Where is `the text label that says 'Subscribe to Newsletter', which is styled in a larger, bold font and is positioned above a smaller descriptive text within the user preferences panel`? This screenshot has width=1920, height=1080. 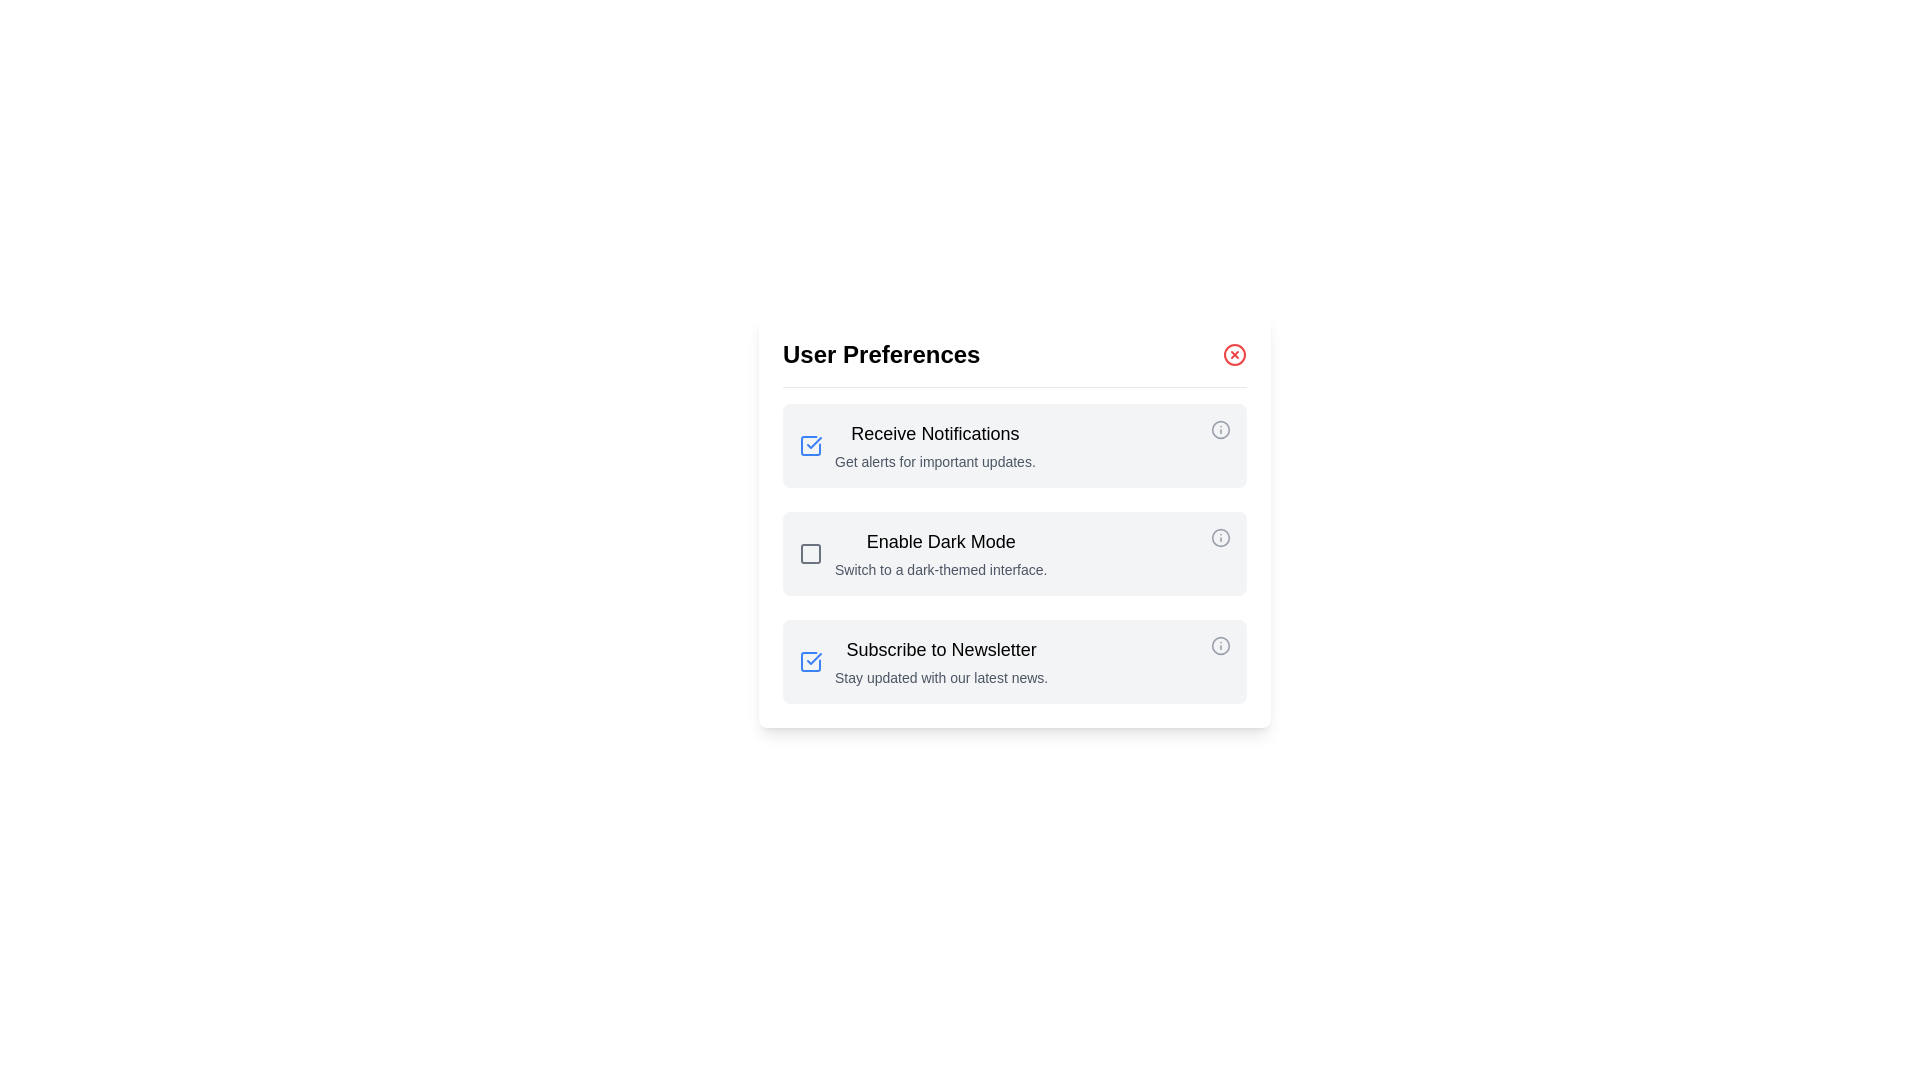 the text label that says 'Subscribe to Newsletter', which is styled in a larger, bold font and is positioned above a smaller descriptive text within the user preferences panel is located at coordinates (940, 650).